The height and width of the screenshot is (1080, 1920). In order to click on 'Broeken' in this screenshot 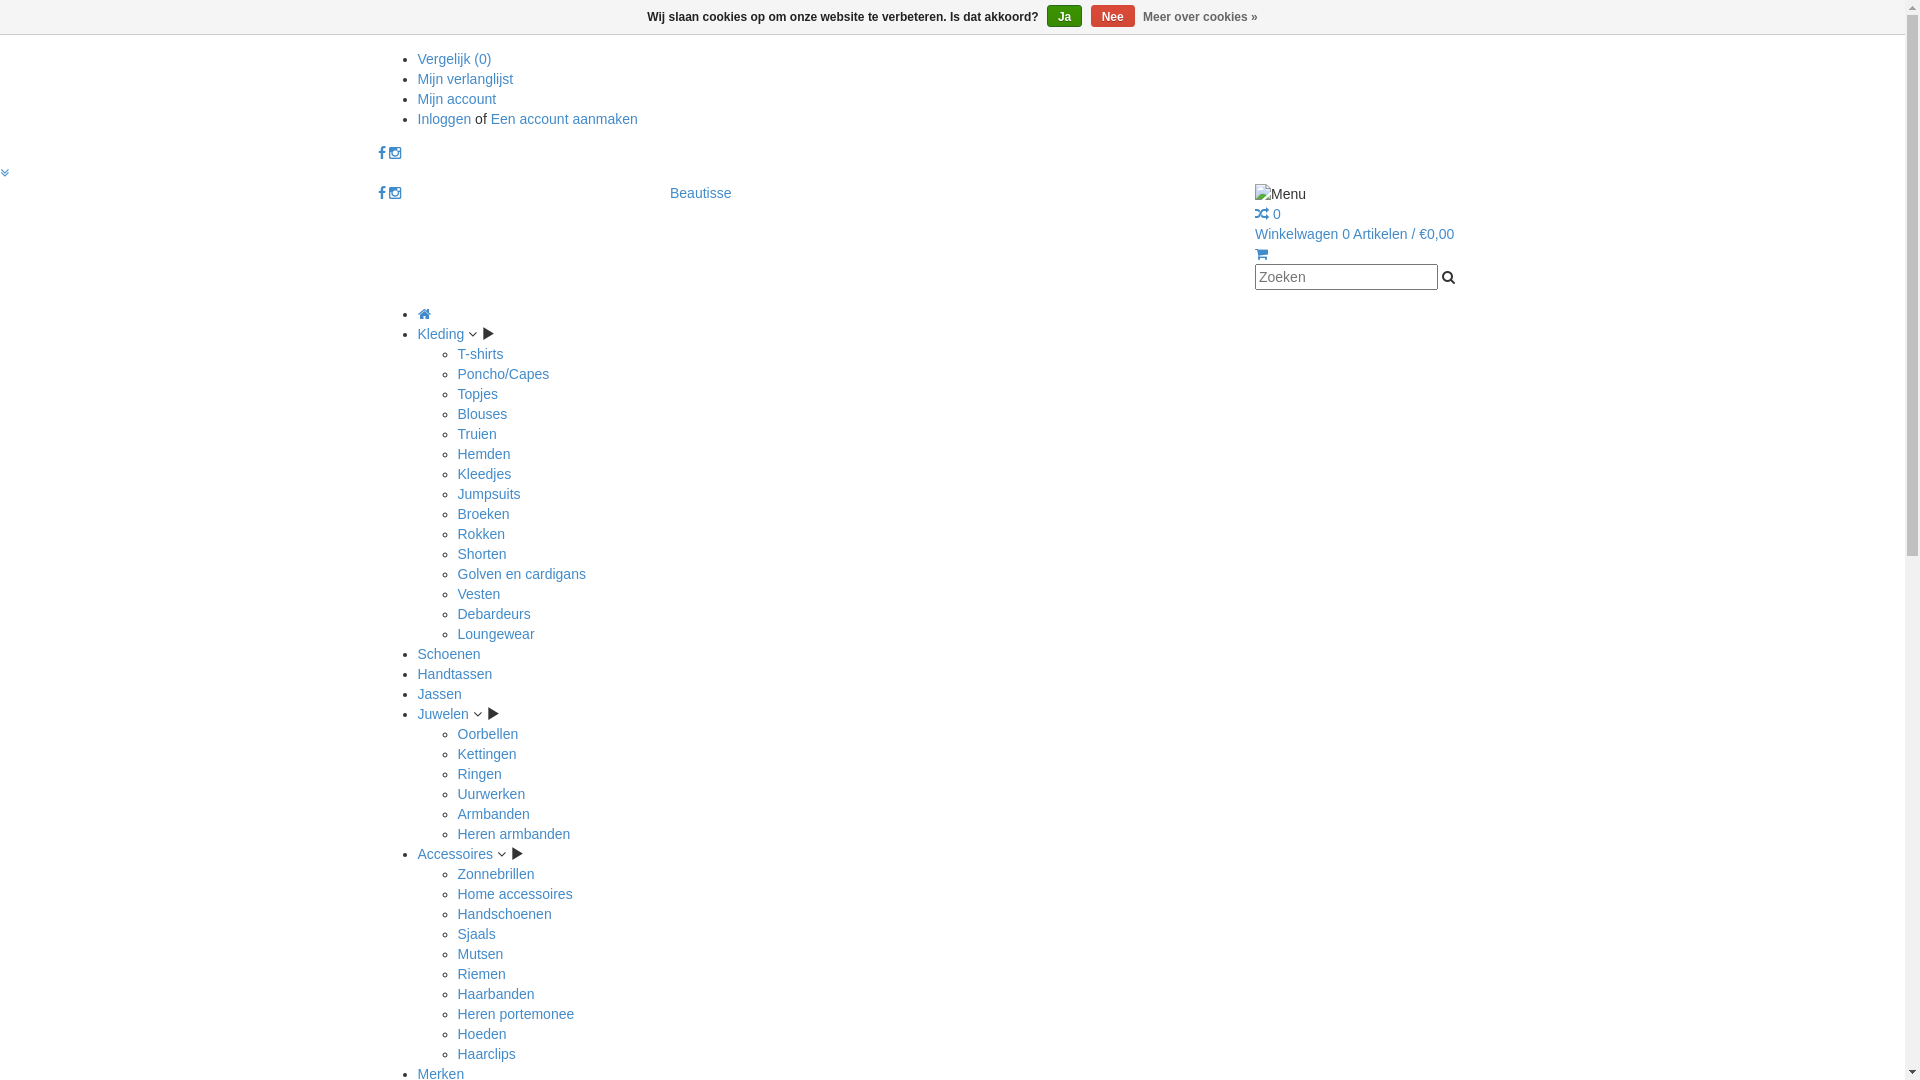, I will do `click(484, 512)`.